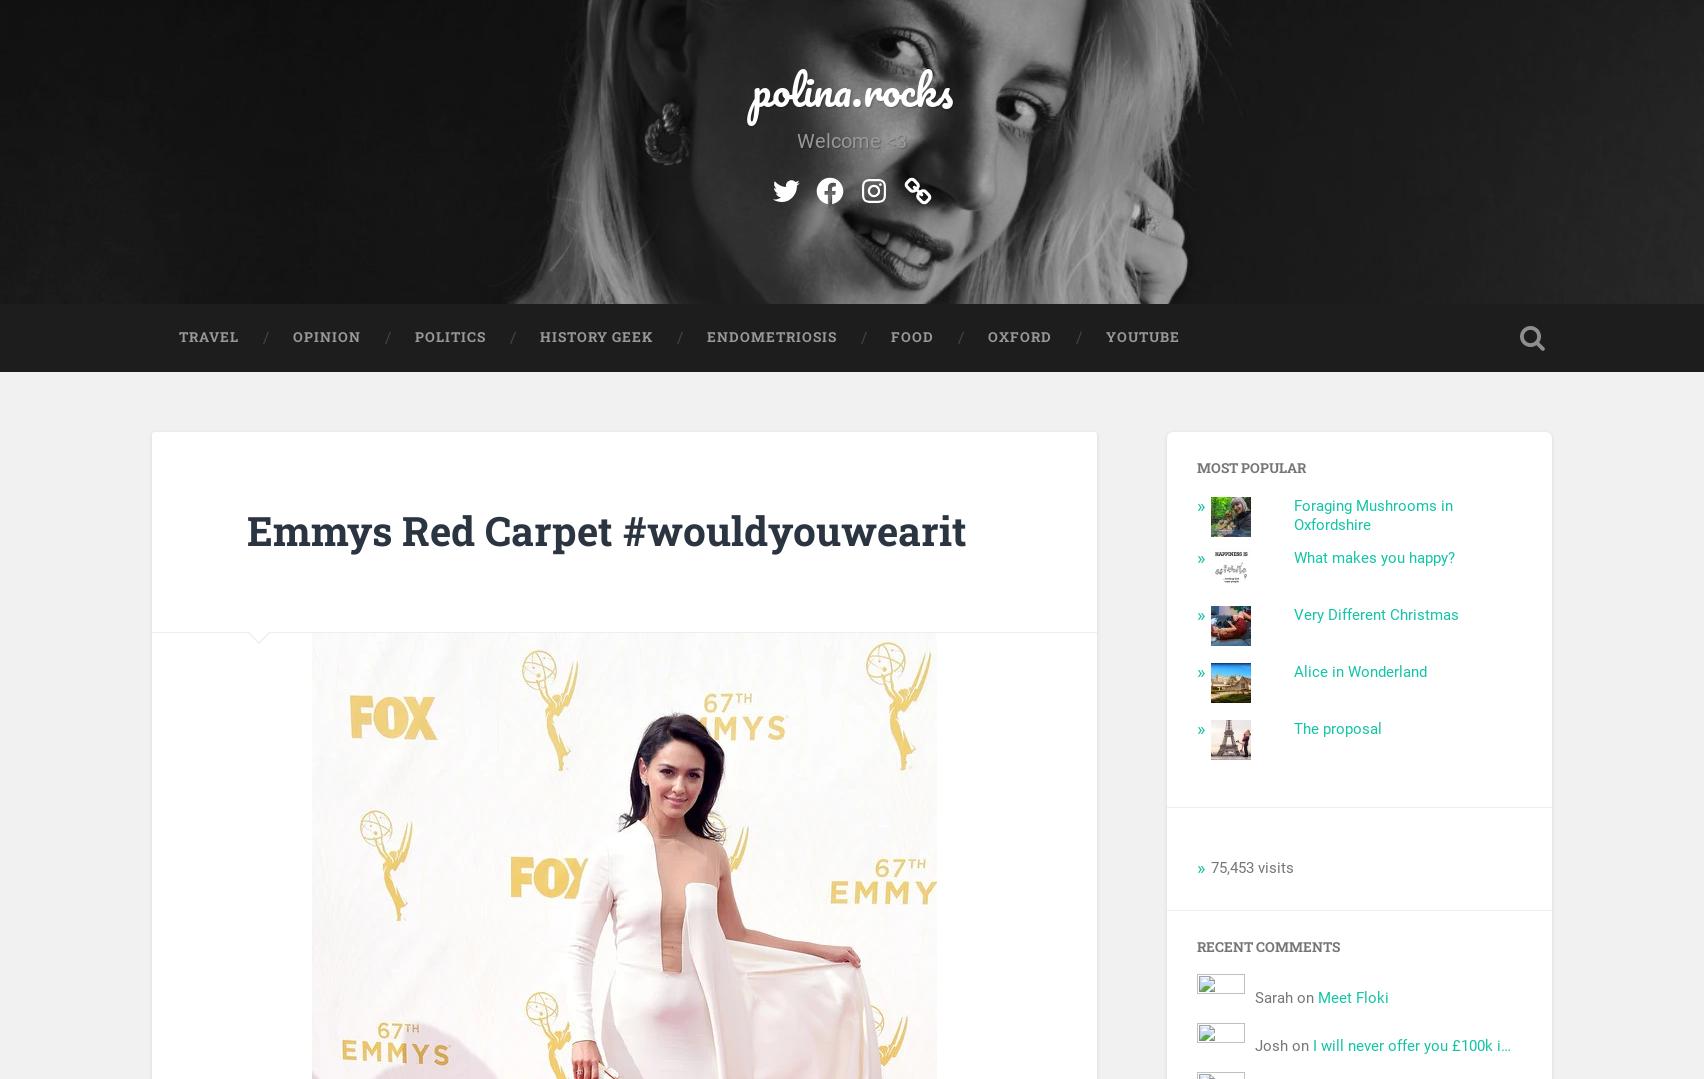 The height and width of the screenshot is (1079, 1704). I want to click on 'I will never offer you £100k i…', so click(1411, 1044).